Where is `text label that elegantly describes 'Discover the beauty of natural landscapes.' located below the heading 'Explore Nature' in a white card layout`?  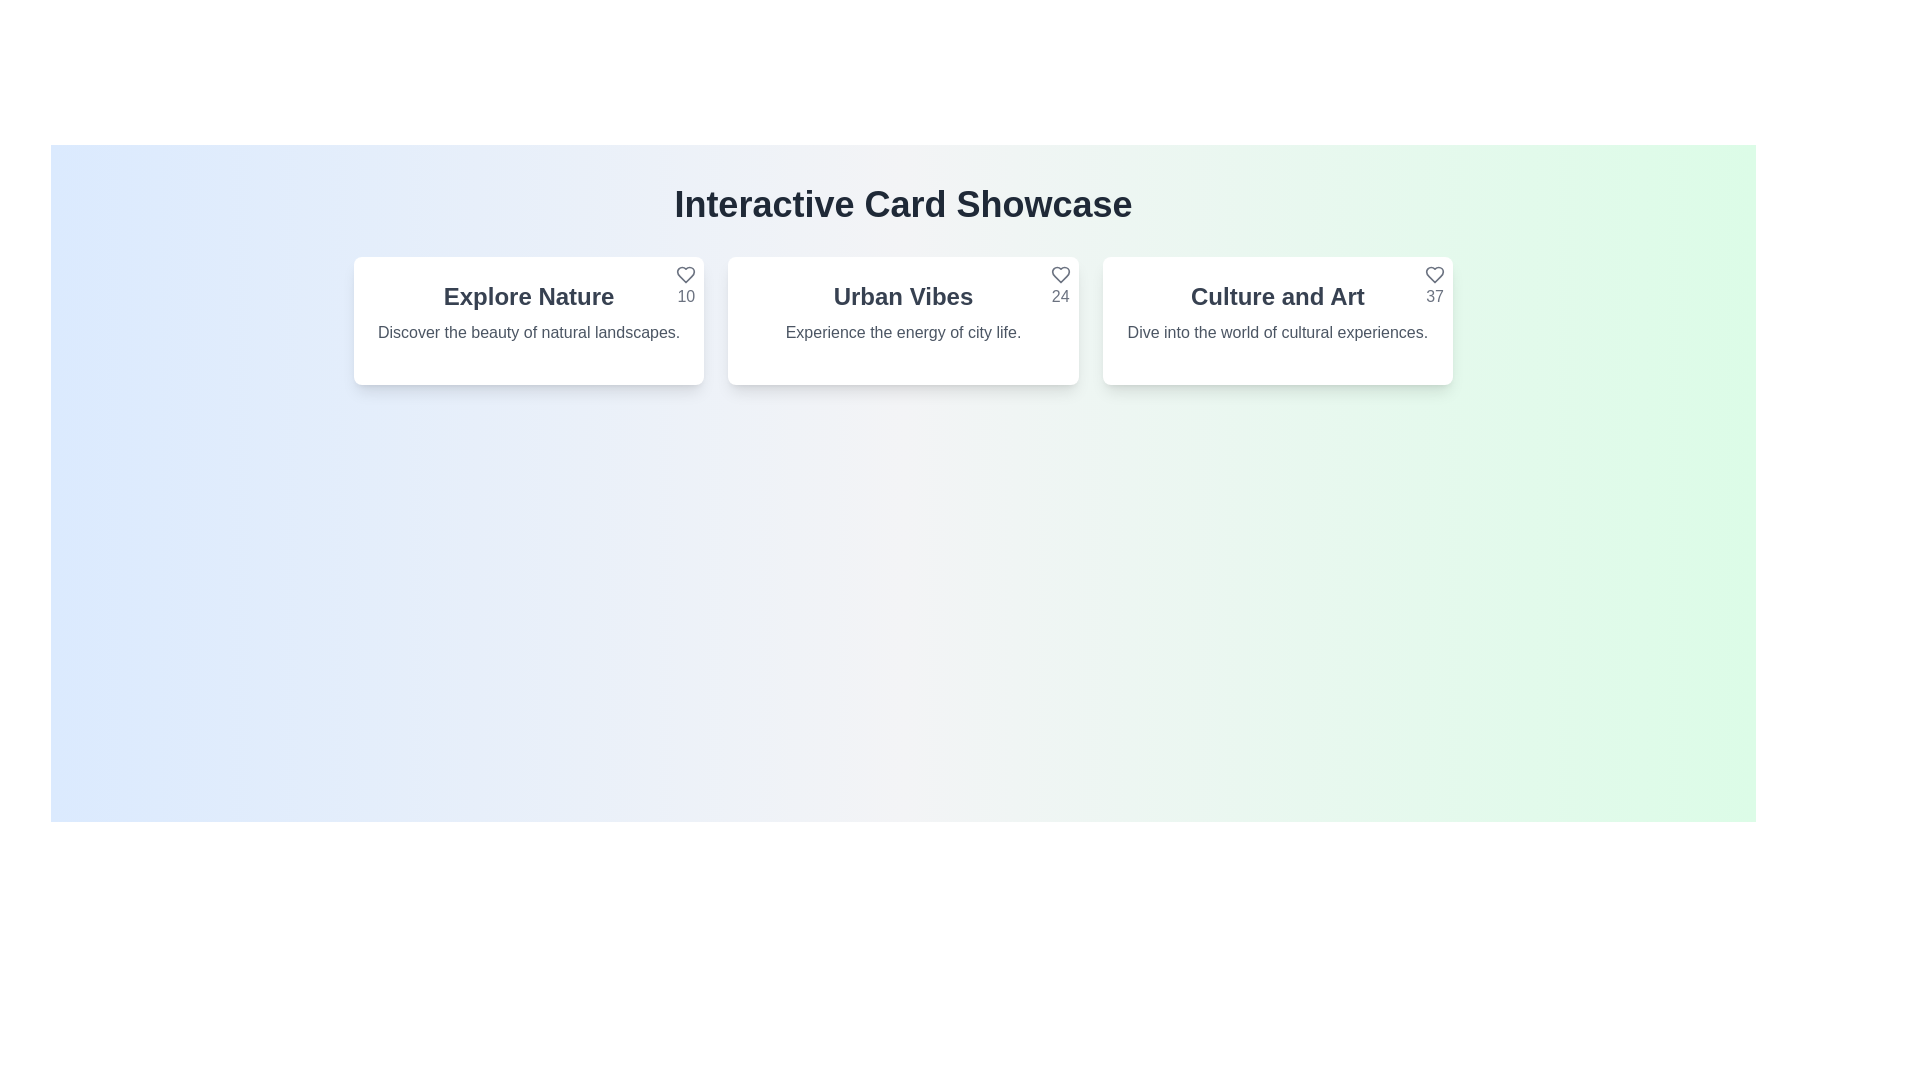
text label that elegantly describes 'Discover the beauty of natural landscapes.' located below the heading 'Explore Nature' in a white card layout is located at coordinates (529, 331).